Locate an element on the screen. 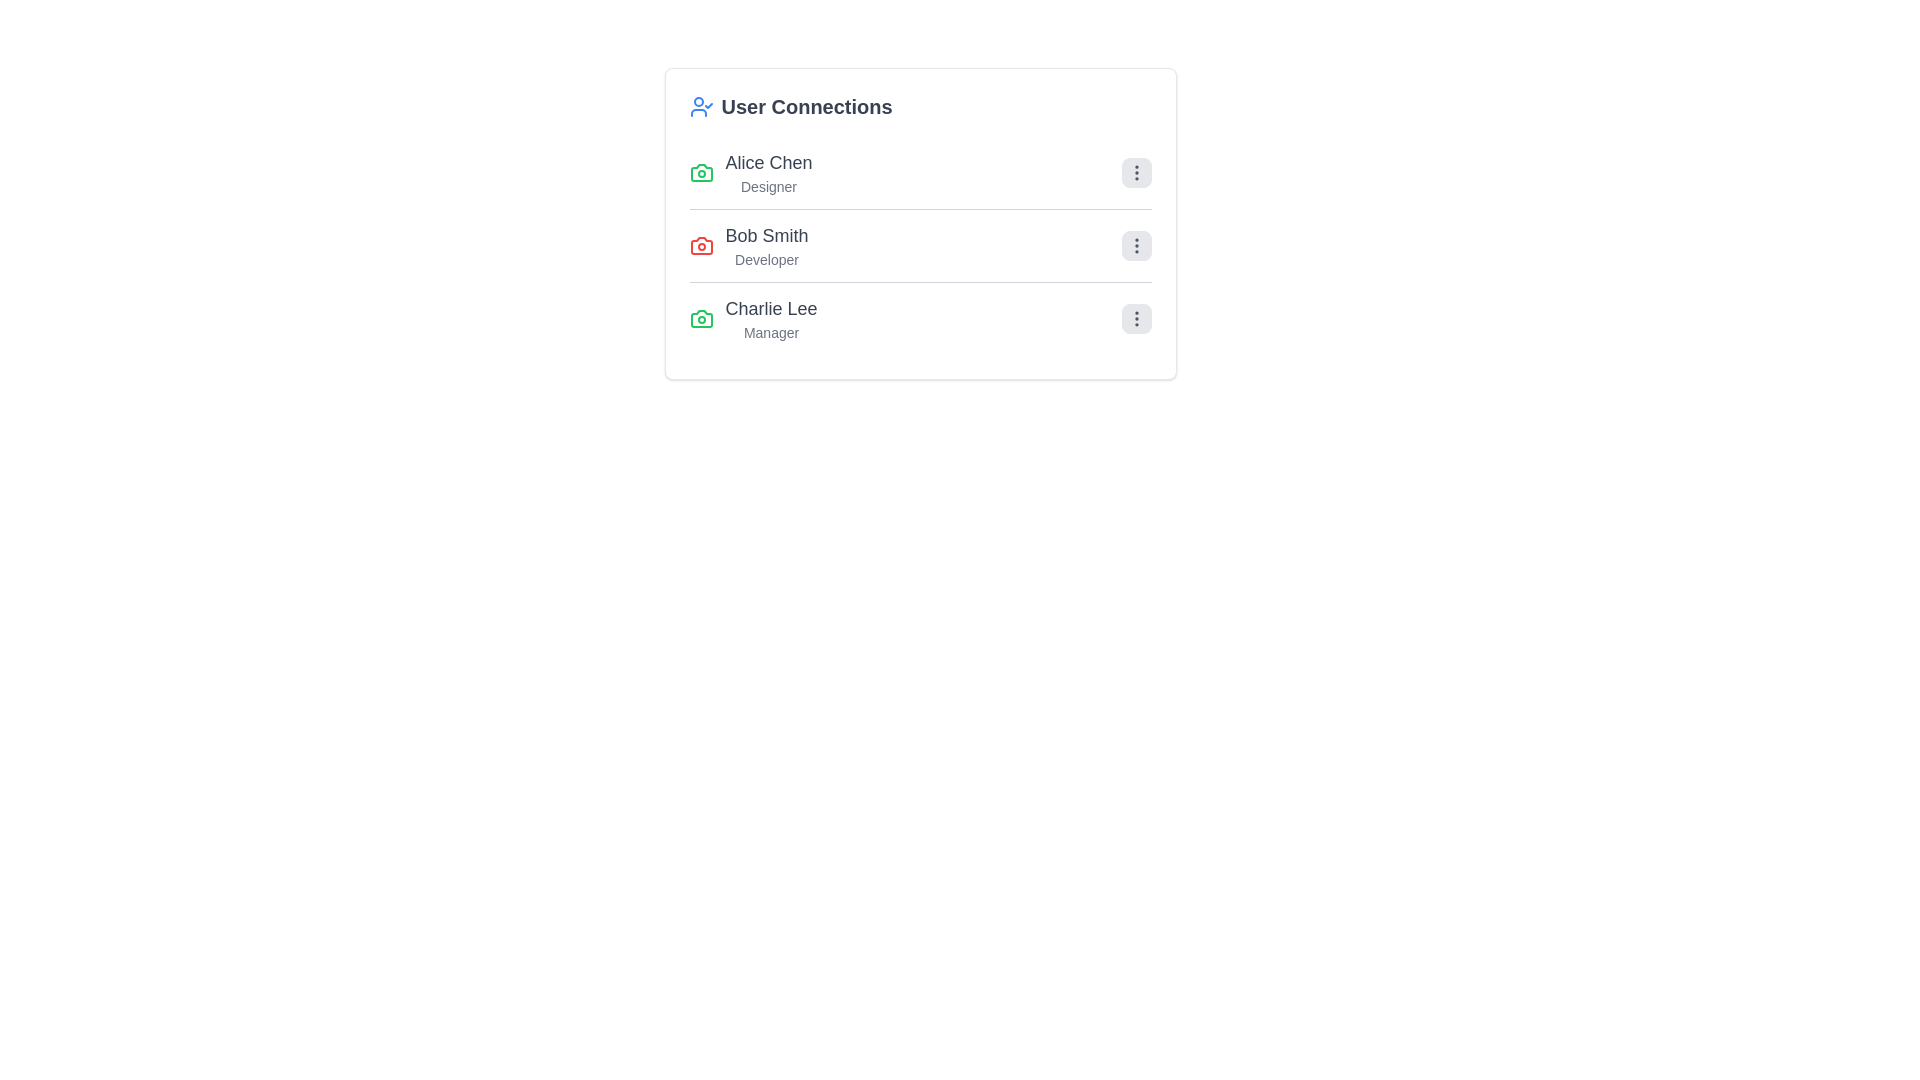 The height and width of the screenshot is (1080, 1920). the camera icon with a green outline next to 'Alice Chen Designer' in the 'User Connections' section is located at coordinates (701, 172).